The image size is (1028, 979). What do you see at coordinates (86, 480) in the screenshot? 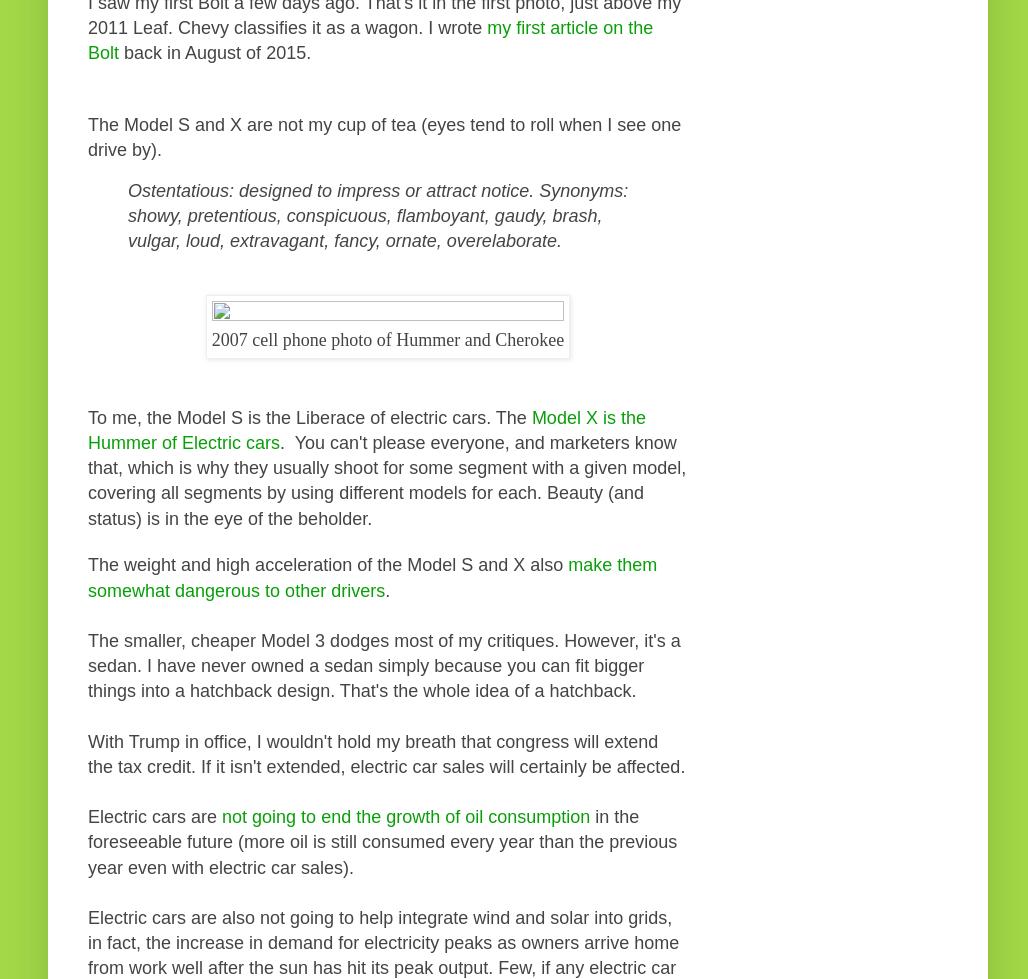
I see `'.  You can't please everyone, and marketers know that, which is why they usually shoot for some segment with a given model, covering all segments by using different models for each. Beauty (and status) is in the eye of the beholder.'` at bounding box center [86, 480].